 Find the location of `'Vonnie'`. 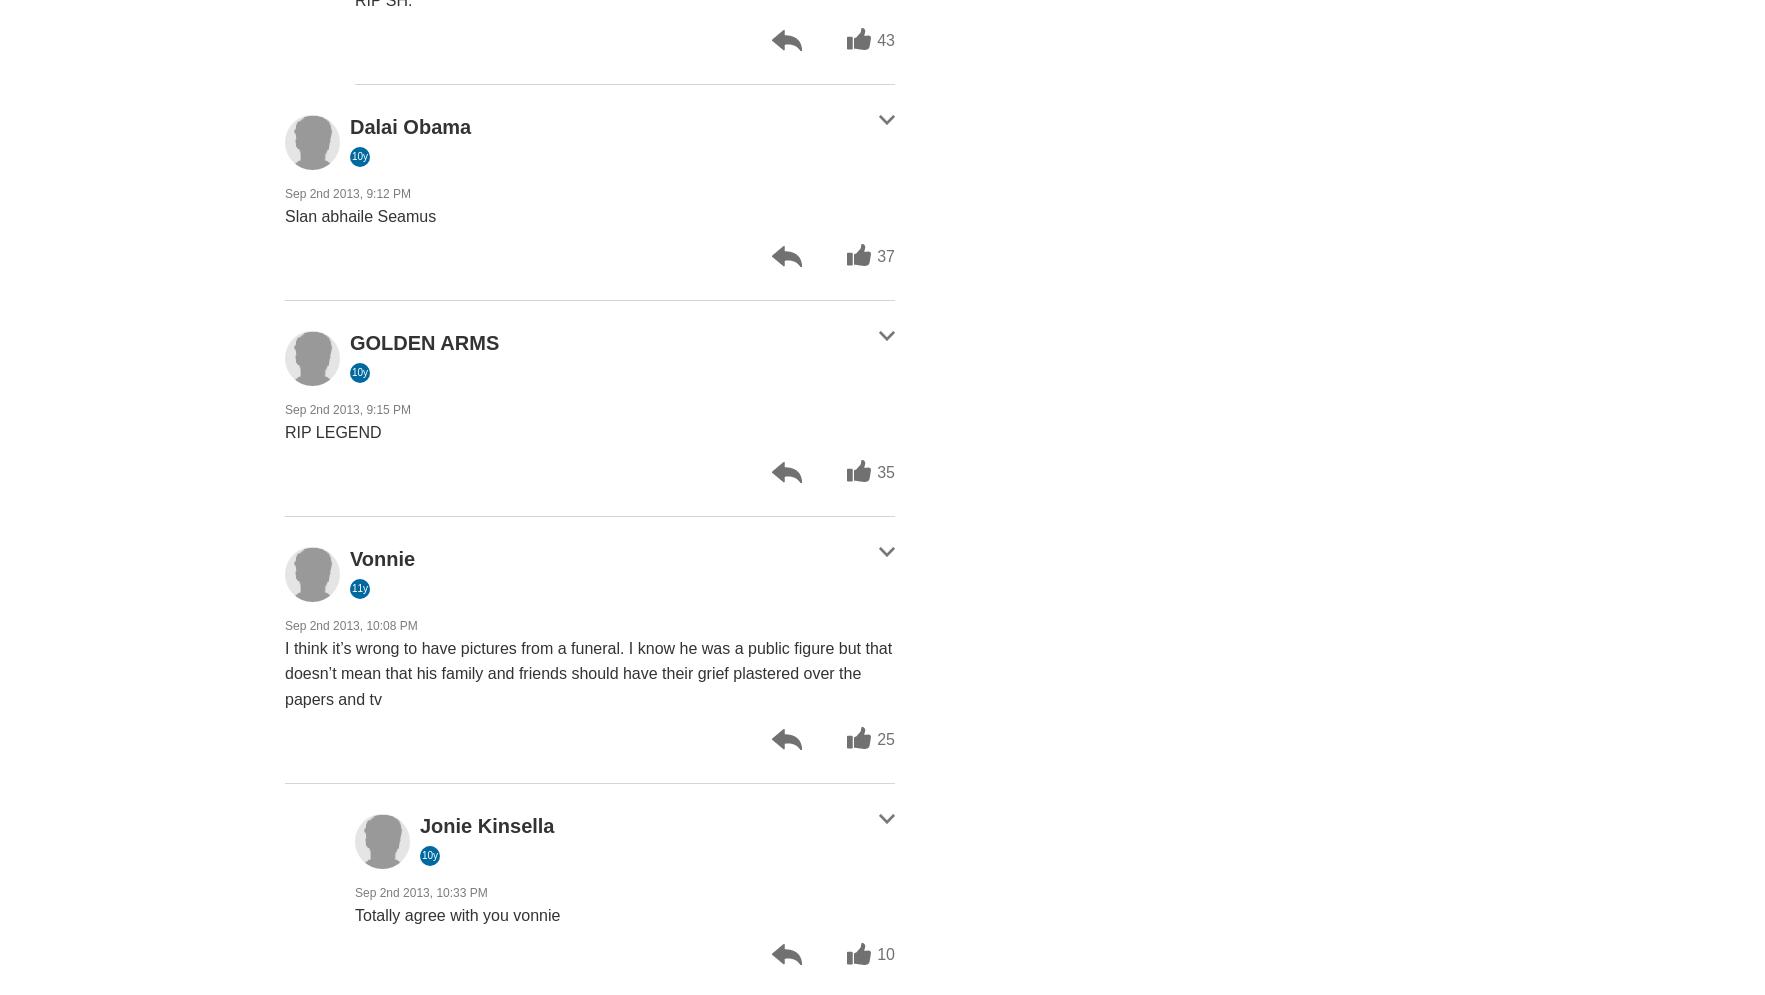

'Vonnie' is located at coordinates (348, 557).